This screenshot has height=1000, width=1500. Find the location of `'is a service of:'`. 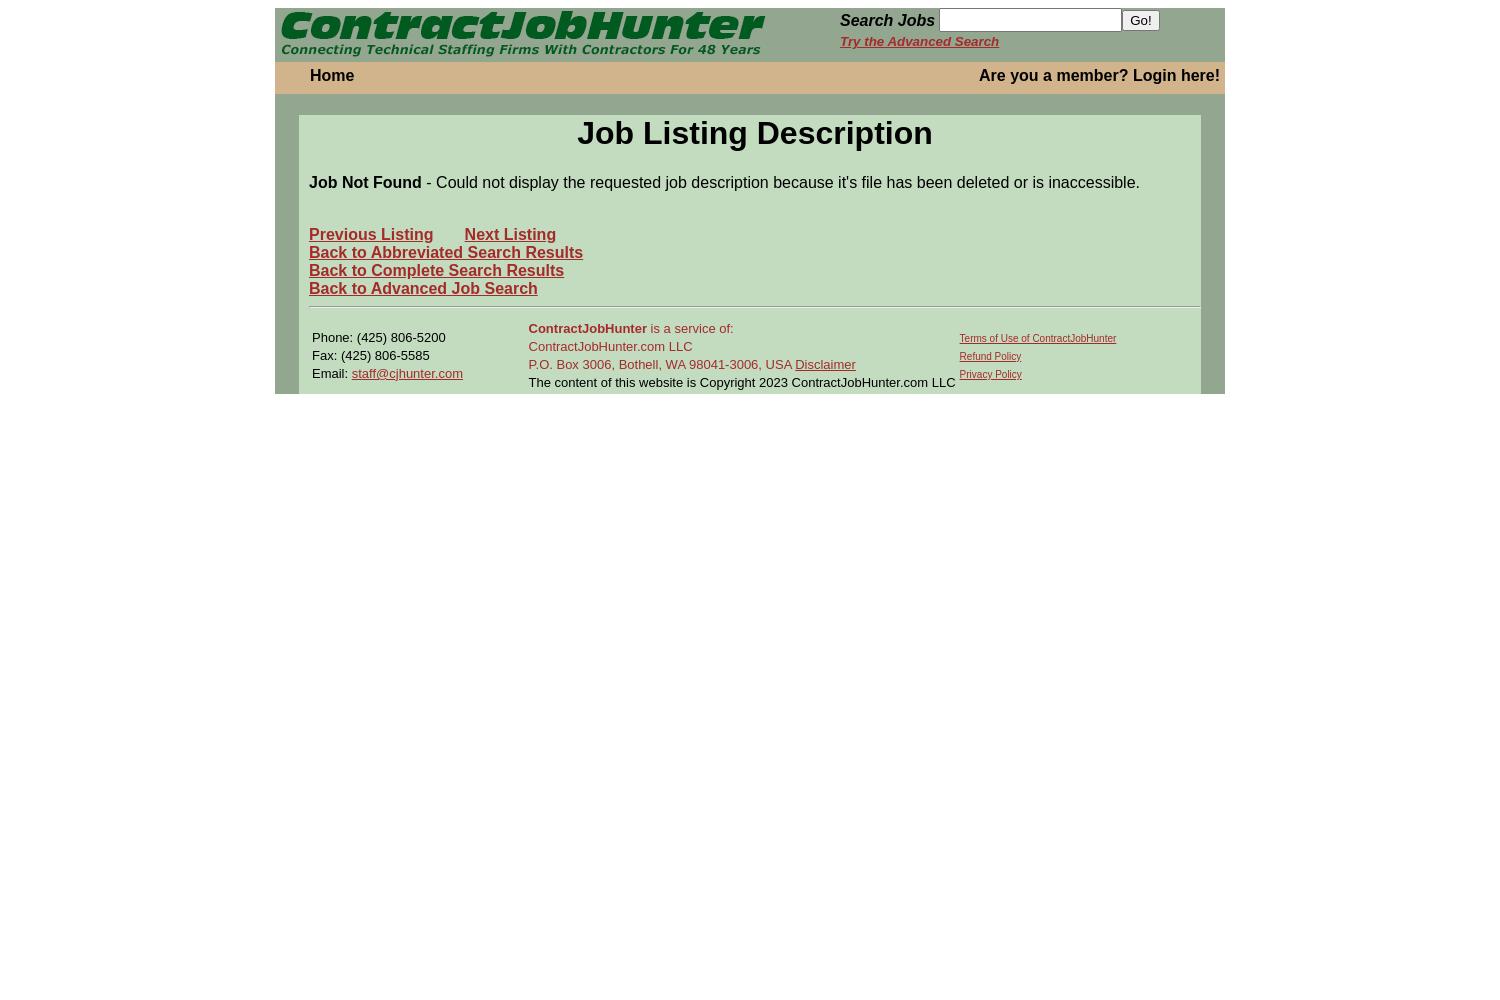

'is a service of:' is located at coordinates (688, 326).